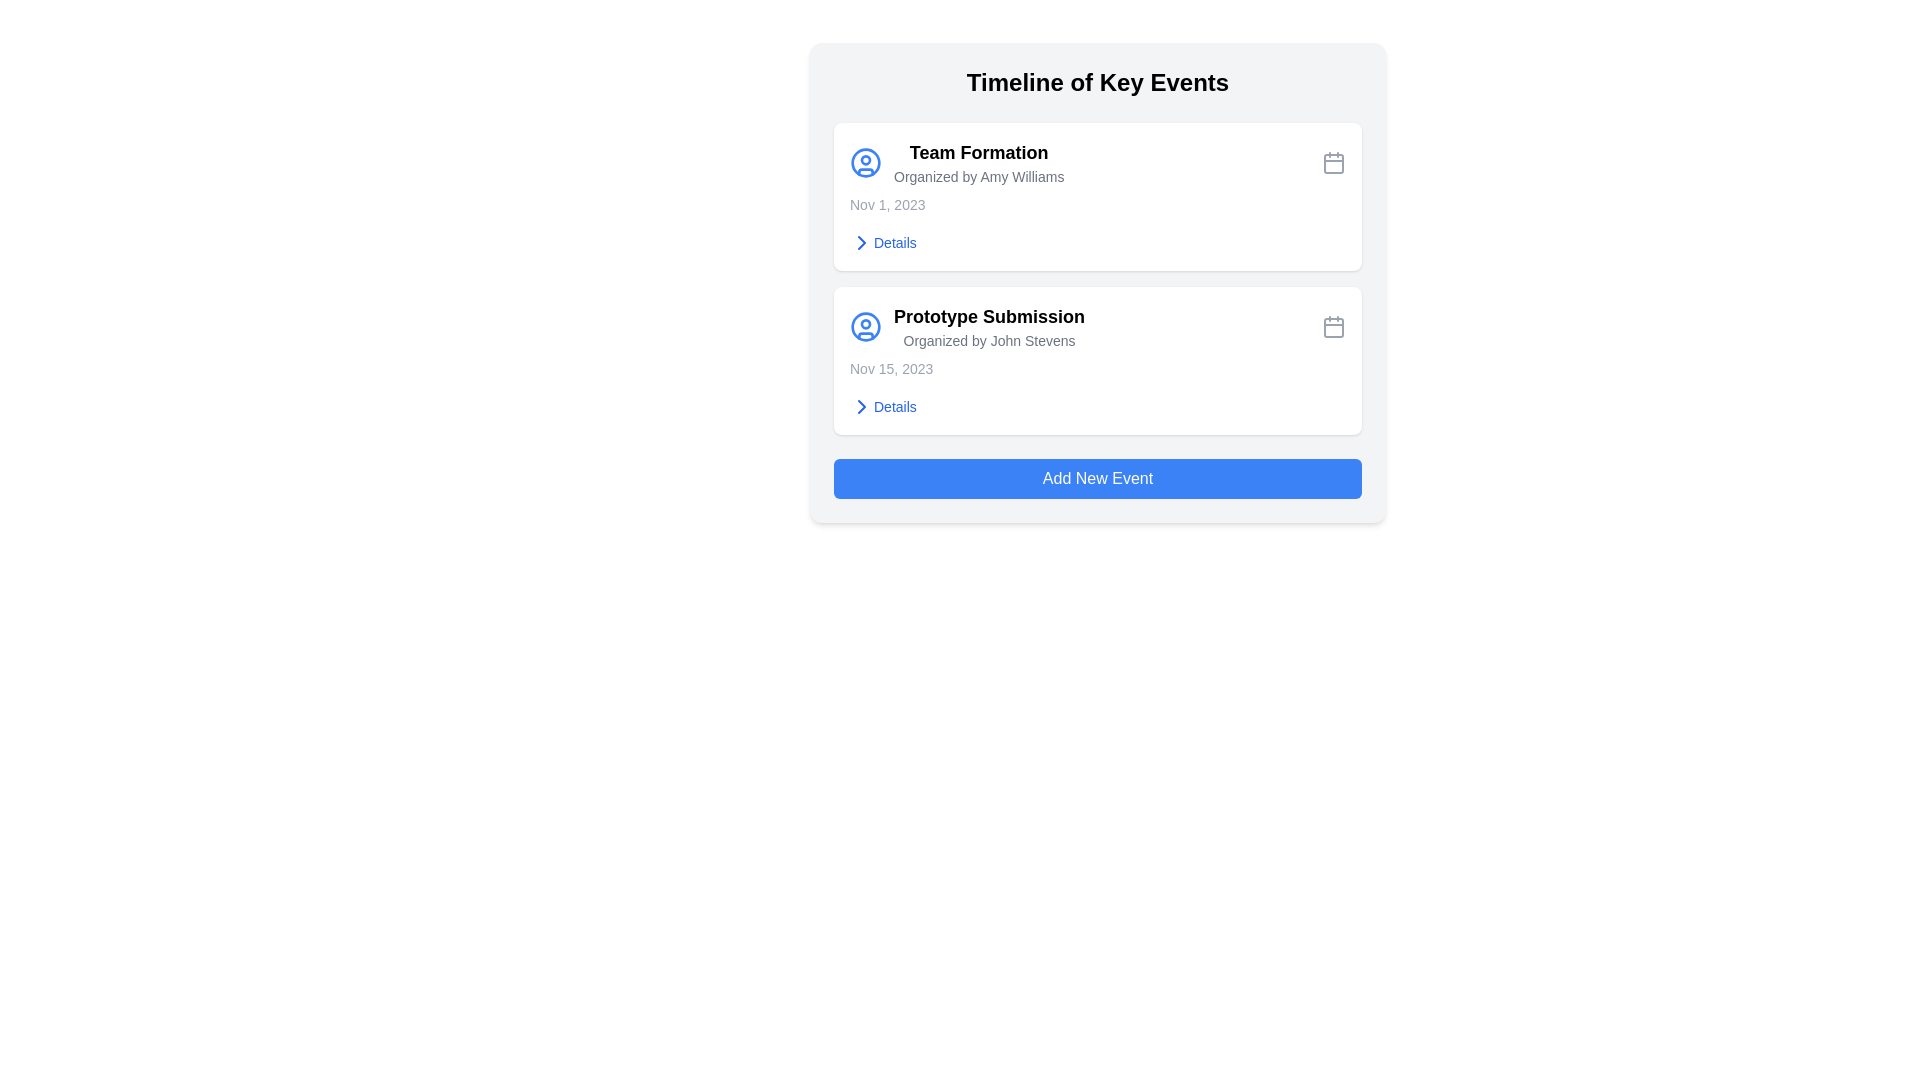 This screenshot has height=1080, width=1920. I want to click on keyboard navigation, so click(862, 406).